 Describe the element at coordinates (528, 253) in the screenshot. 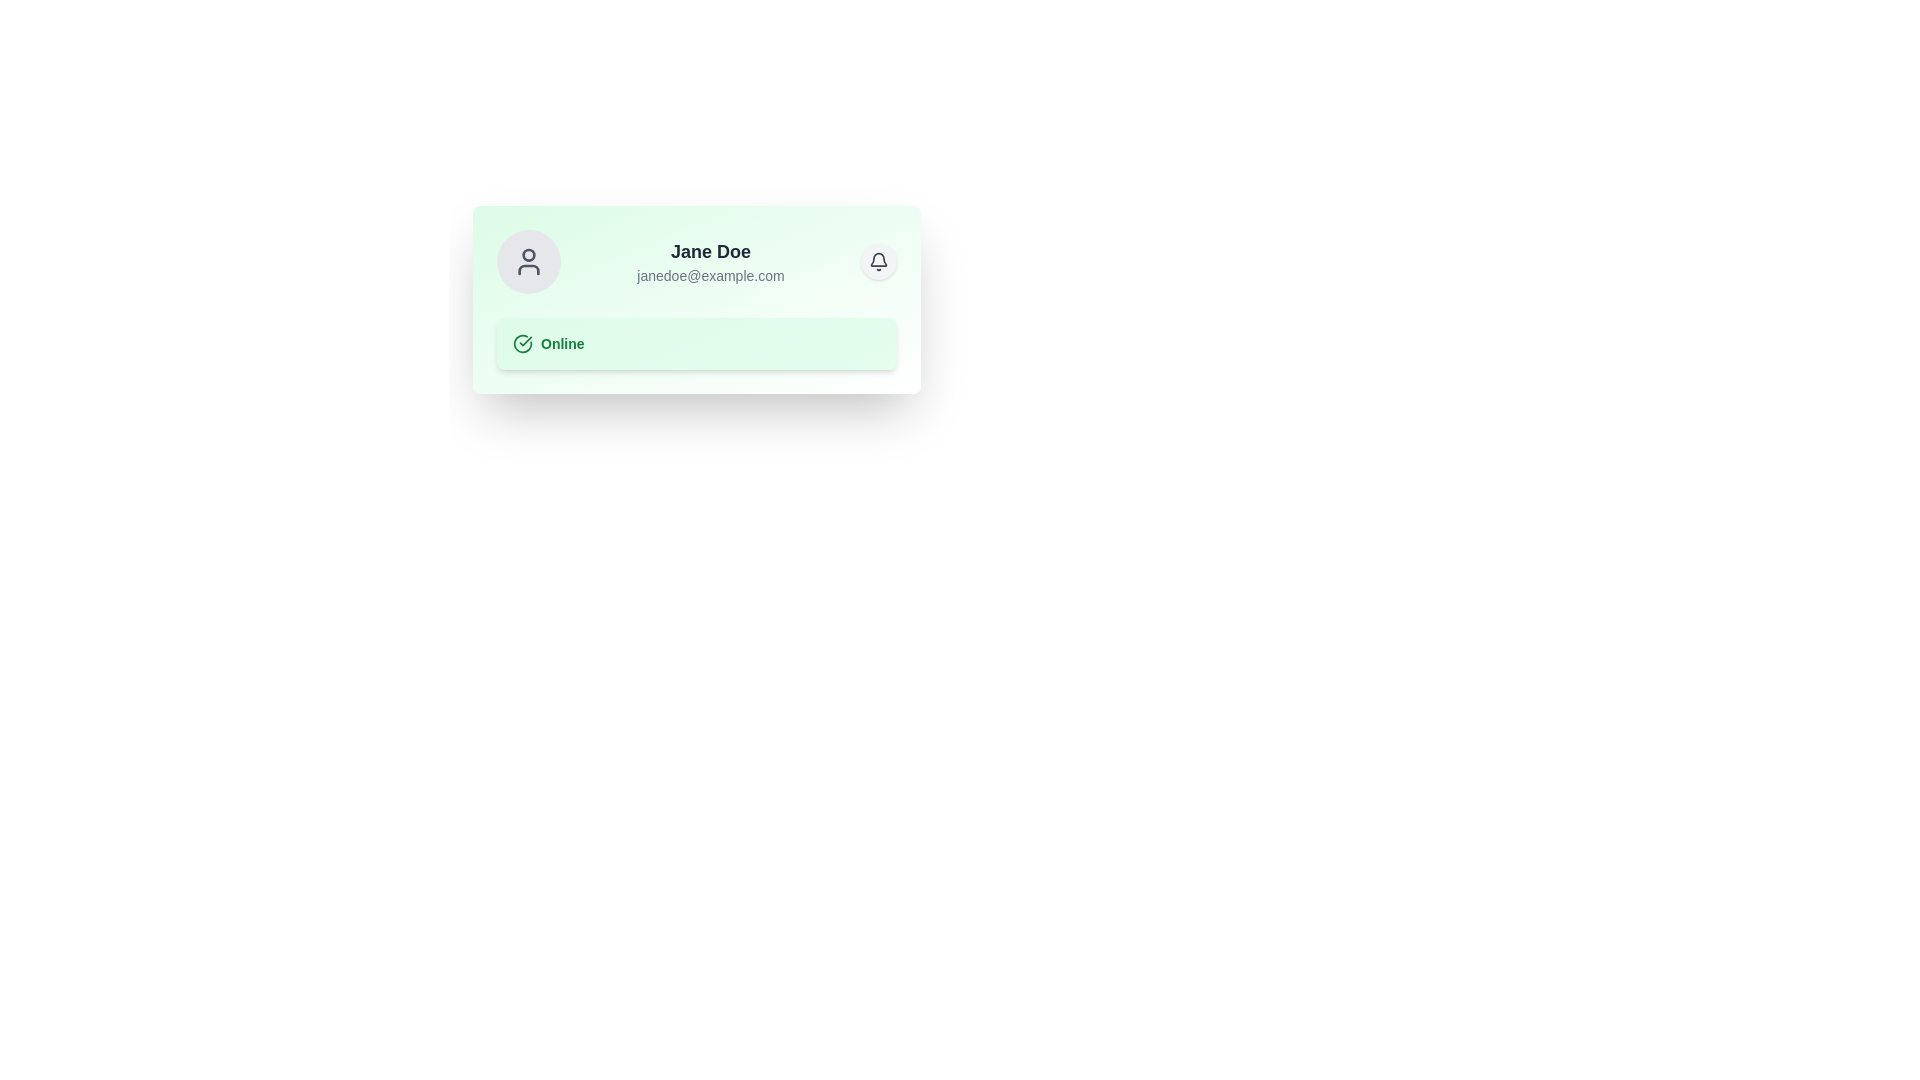

I see `the circular SVG component that represents a small dot within the profile icon on the left side of the user card` at that location.